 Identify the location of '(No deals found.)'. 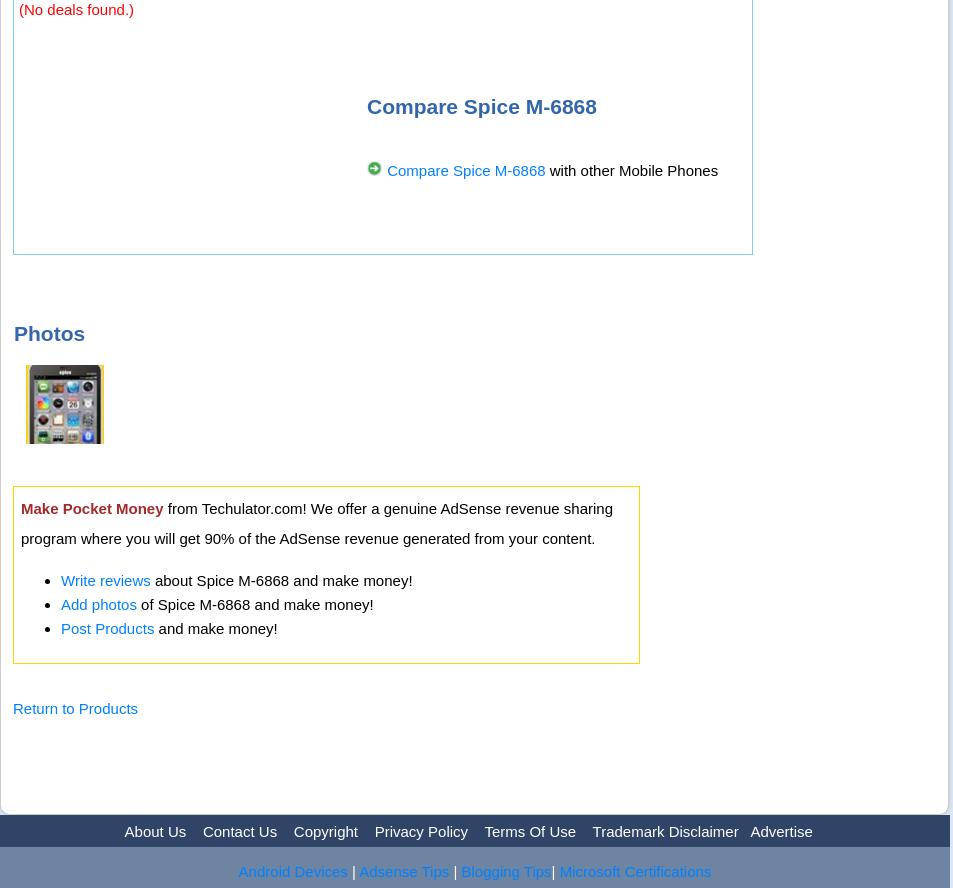
(75, 9).